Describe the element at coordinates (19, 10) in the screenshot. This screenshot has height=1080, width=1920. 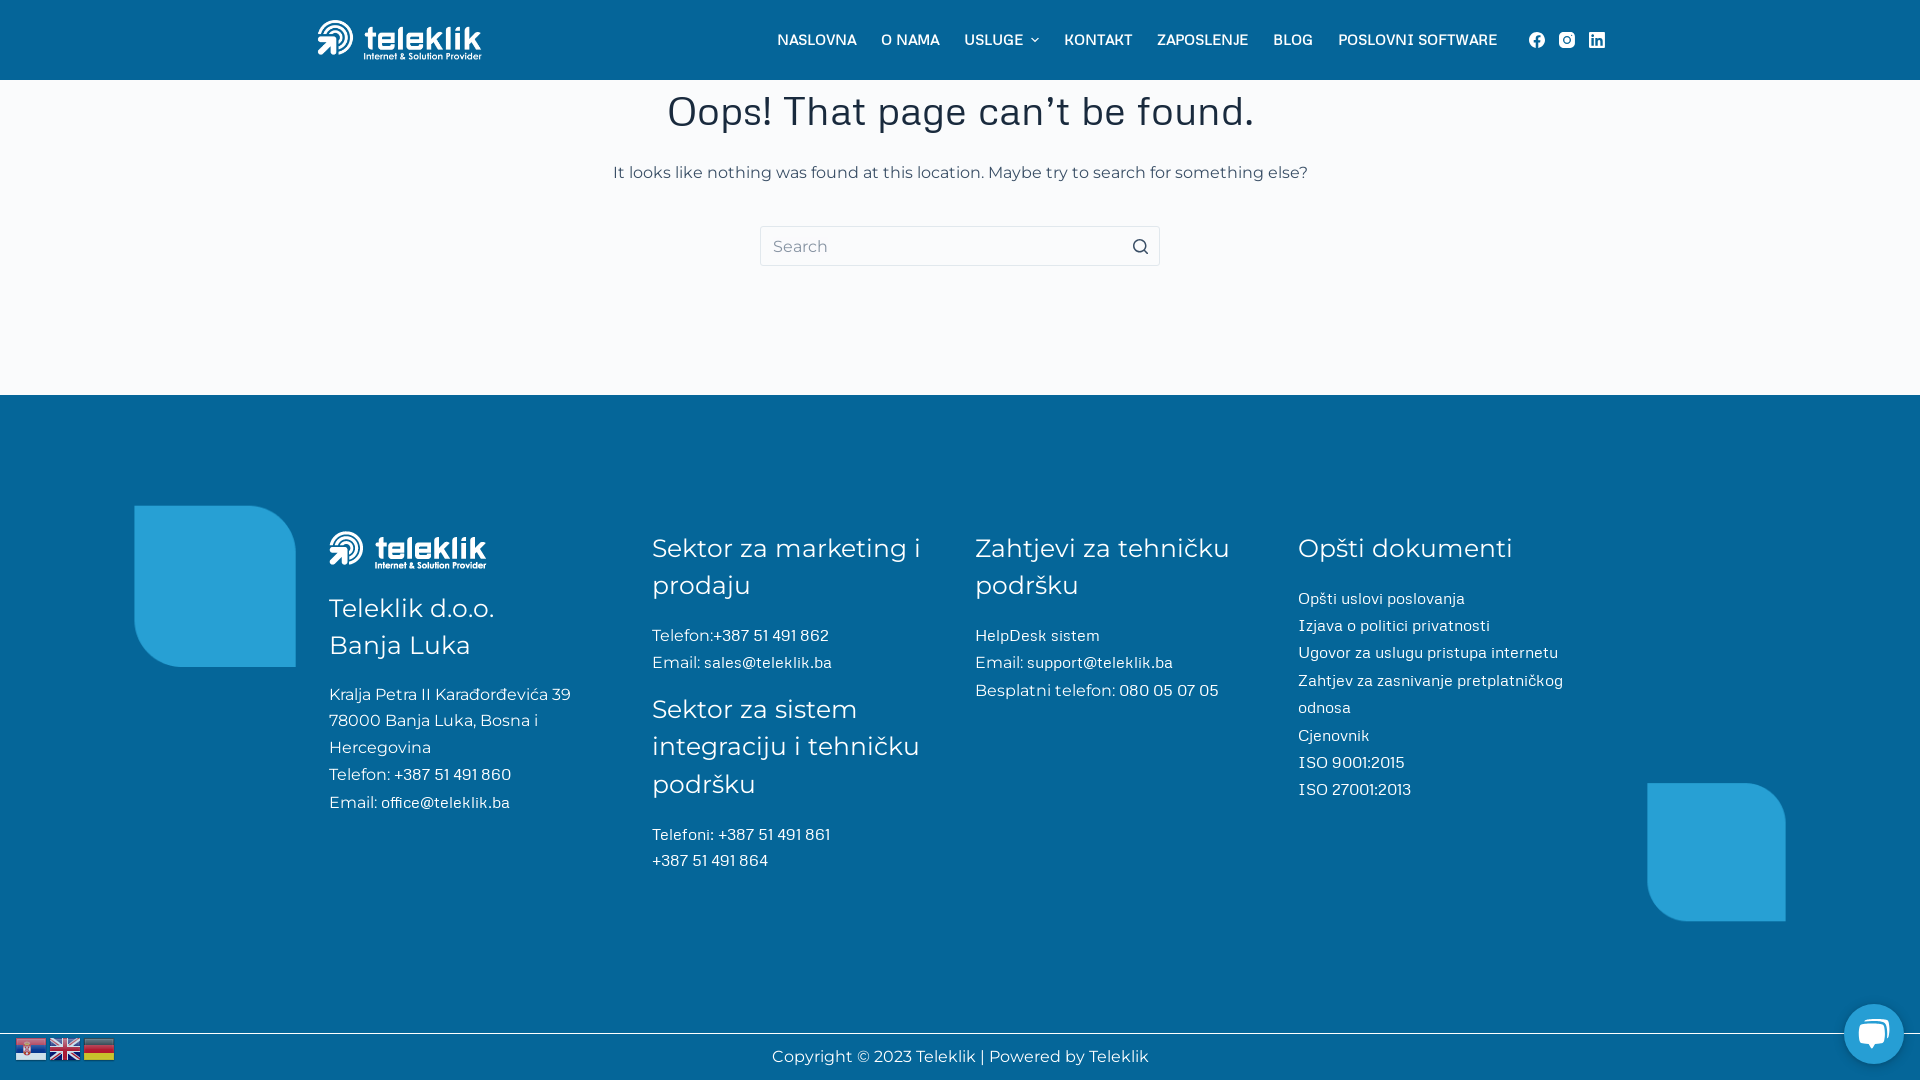
I see `'Skip to content'` at that location.